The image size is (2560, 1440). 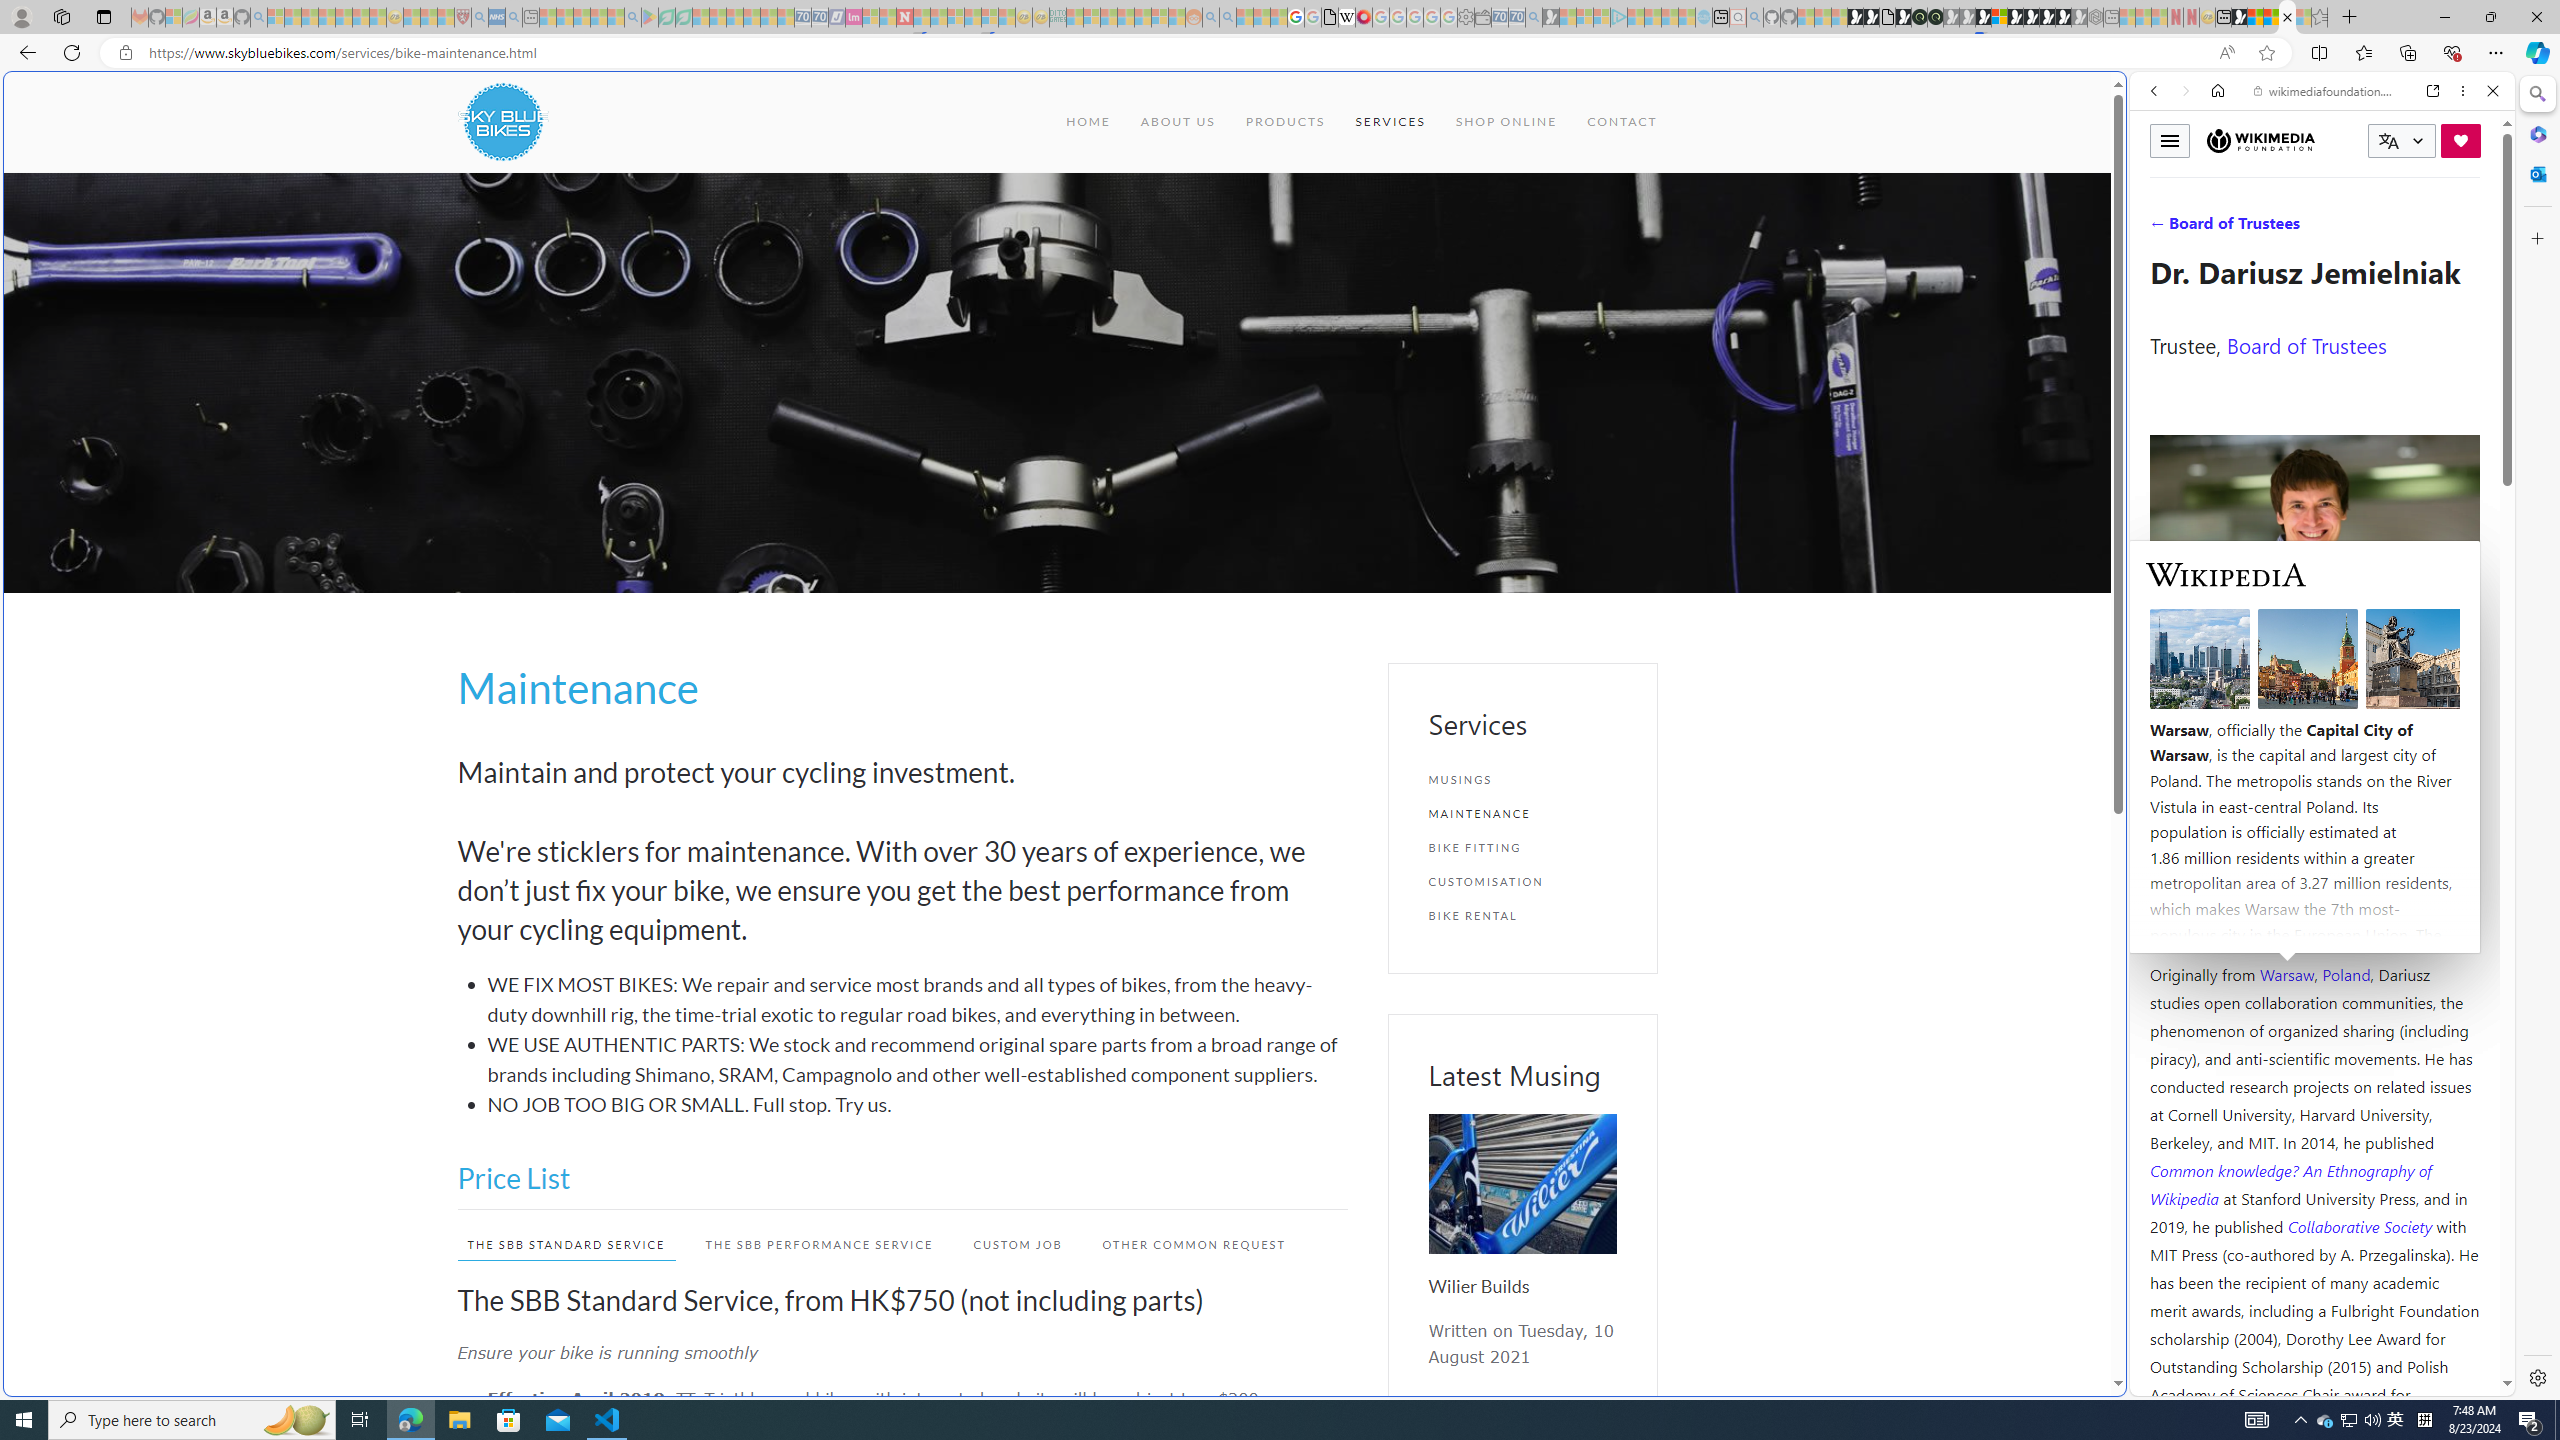 What do you see at coordinates (1520, 812) in the screenshot?
I see `'MAINTENANCE'` at bounding box center [1520, 812].